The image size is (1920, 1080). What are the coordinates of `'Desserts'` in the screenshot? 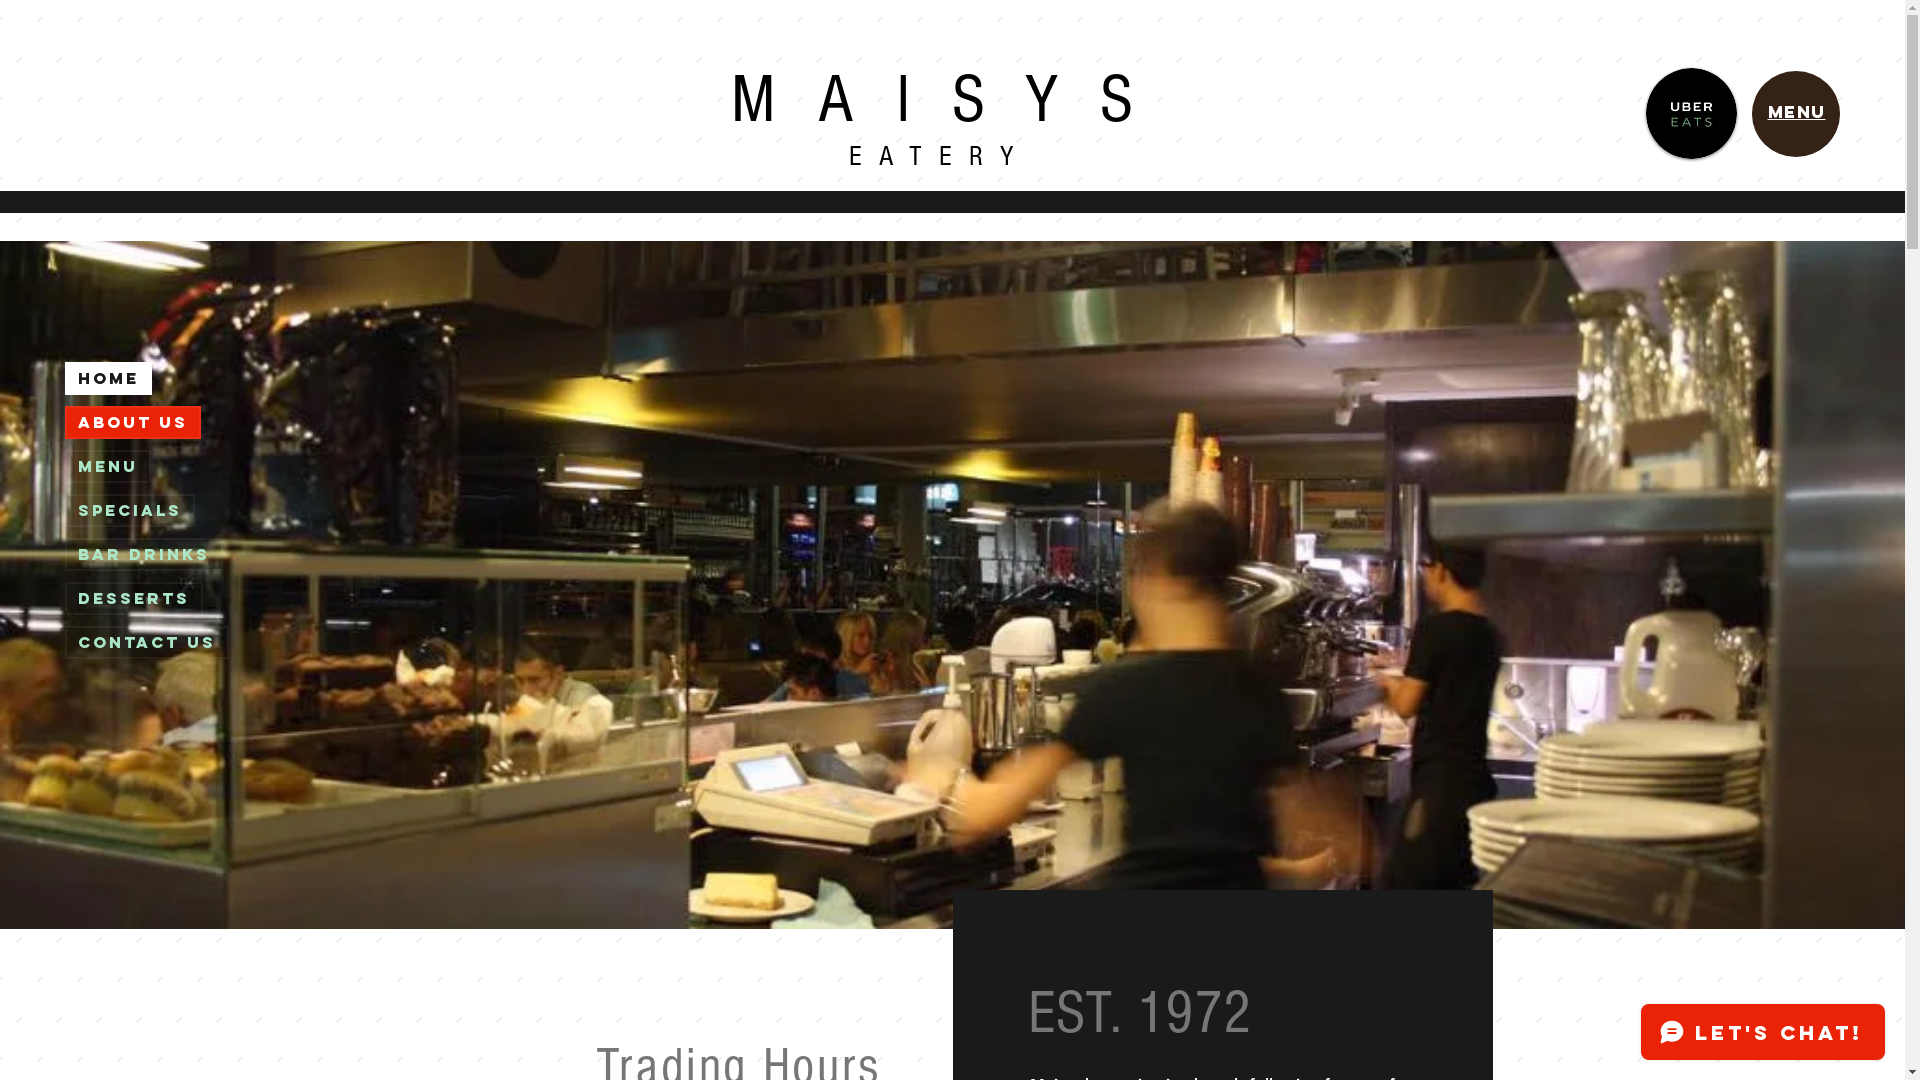 It's located at (67, 597).